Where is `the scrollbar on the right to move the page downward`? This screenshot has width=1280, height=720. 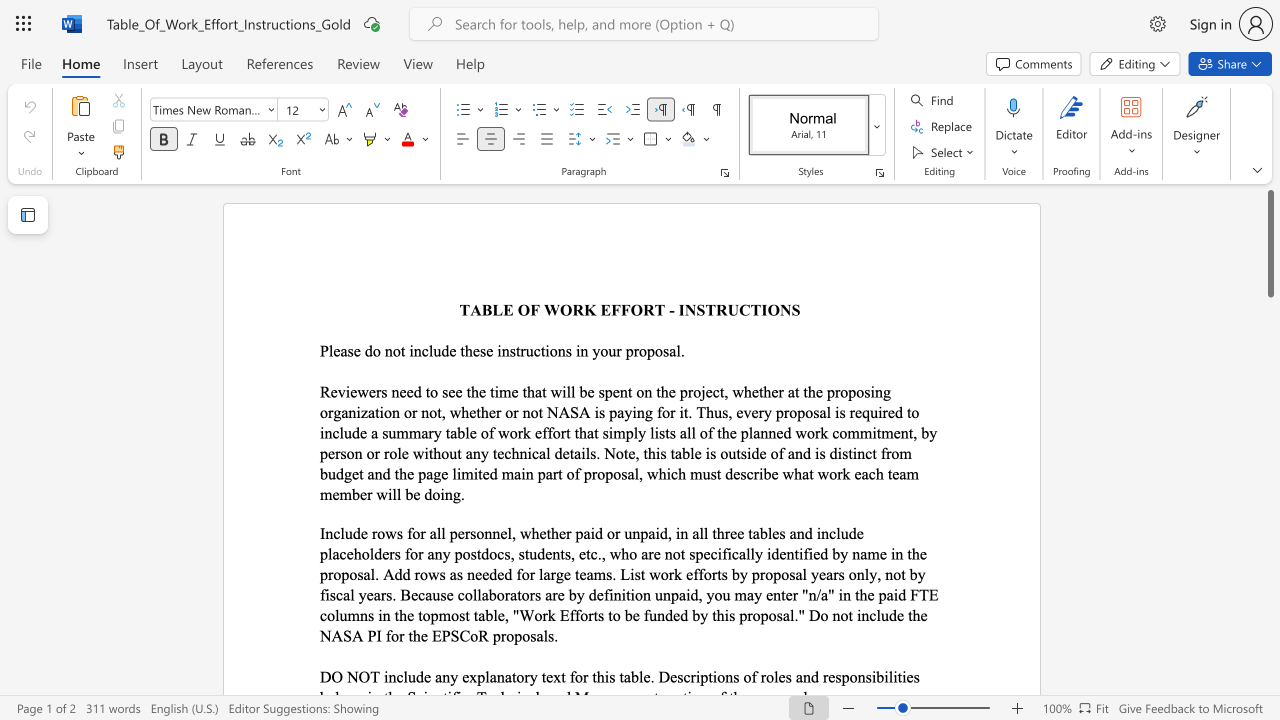 the scrollbar on the right to move the page downward is located at coordinates (1269, 318).